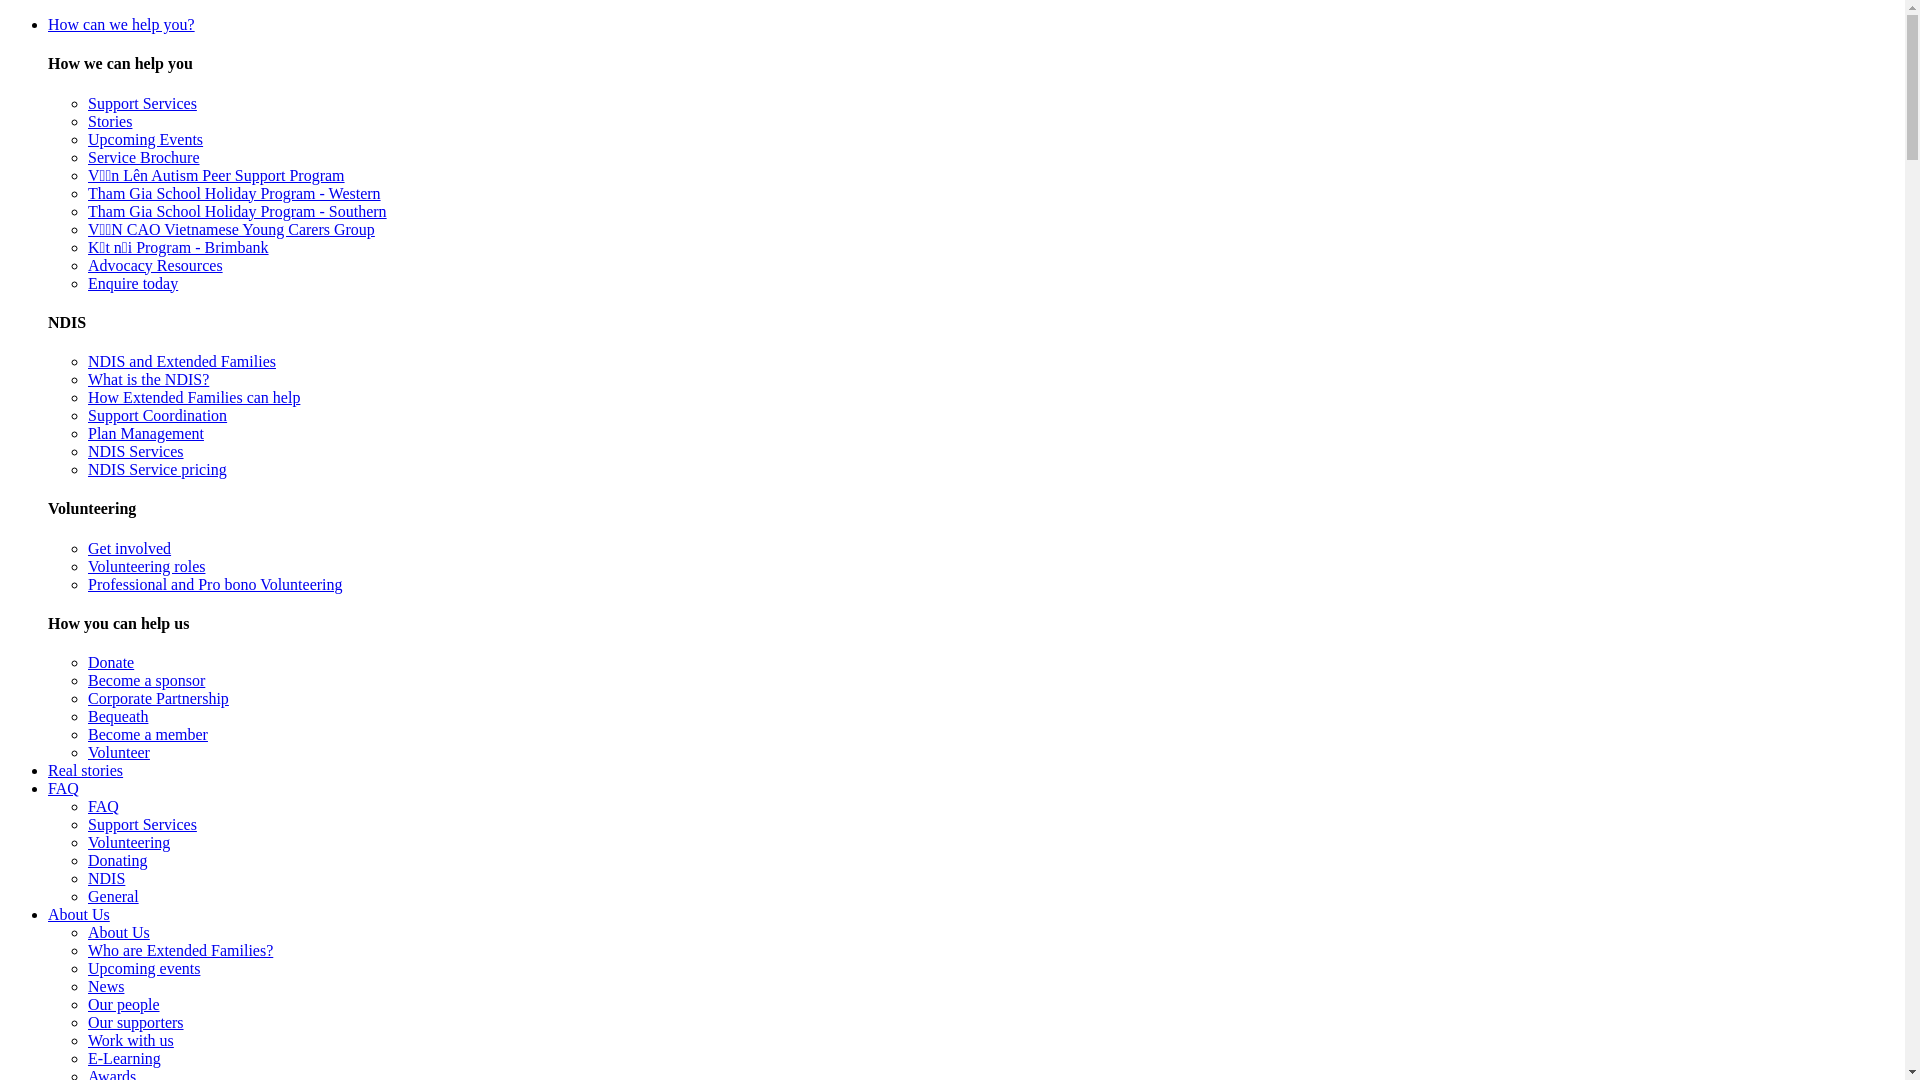 The height and width of the screenshot is (1080, 1920). What do you see at coordinates (105, 877) in the screenshot?
I see `'NDIS'` at bounding box center [105, 877].